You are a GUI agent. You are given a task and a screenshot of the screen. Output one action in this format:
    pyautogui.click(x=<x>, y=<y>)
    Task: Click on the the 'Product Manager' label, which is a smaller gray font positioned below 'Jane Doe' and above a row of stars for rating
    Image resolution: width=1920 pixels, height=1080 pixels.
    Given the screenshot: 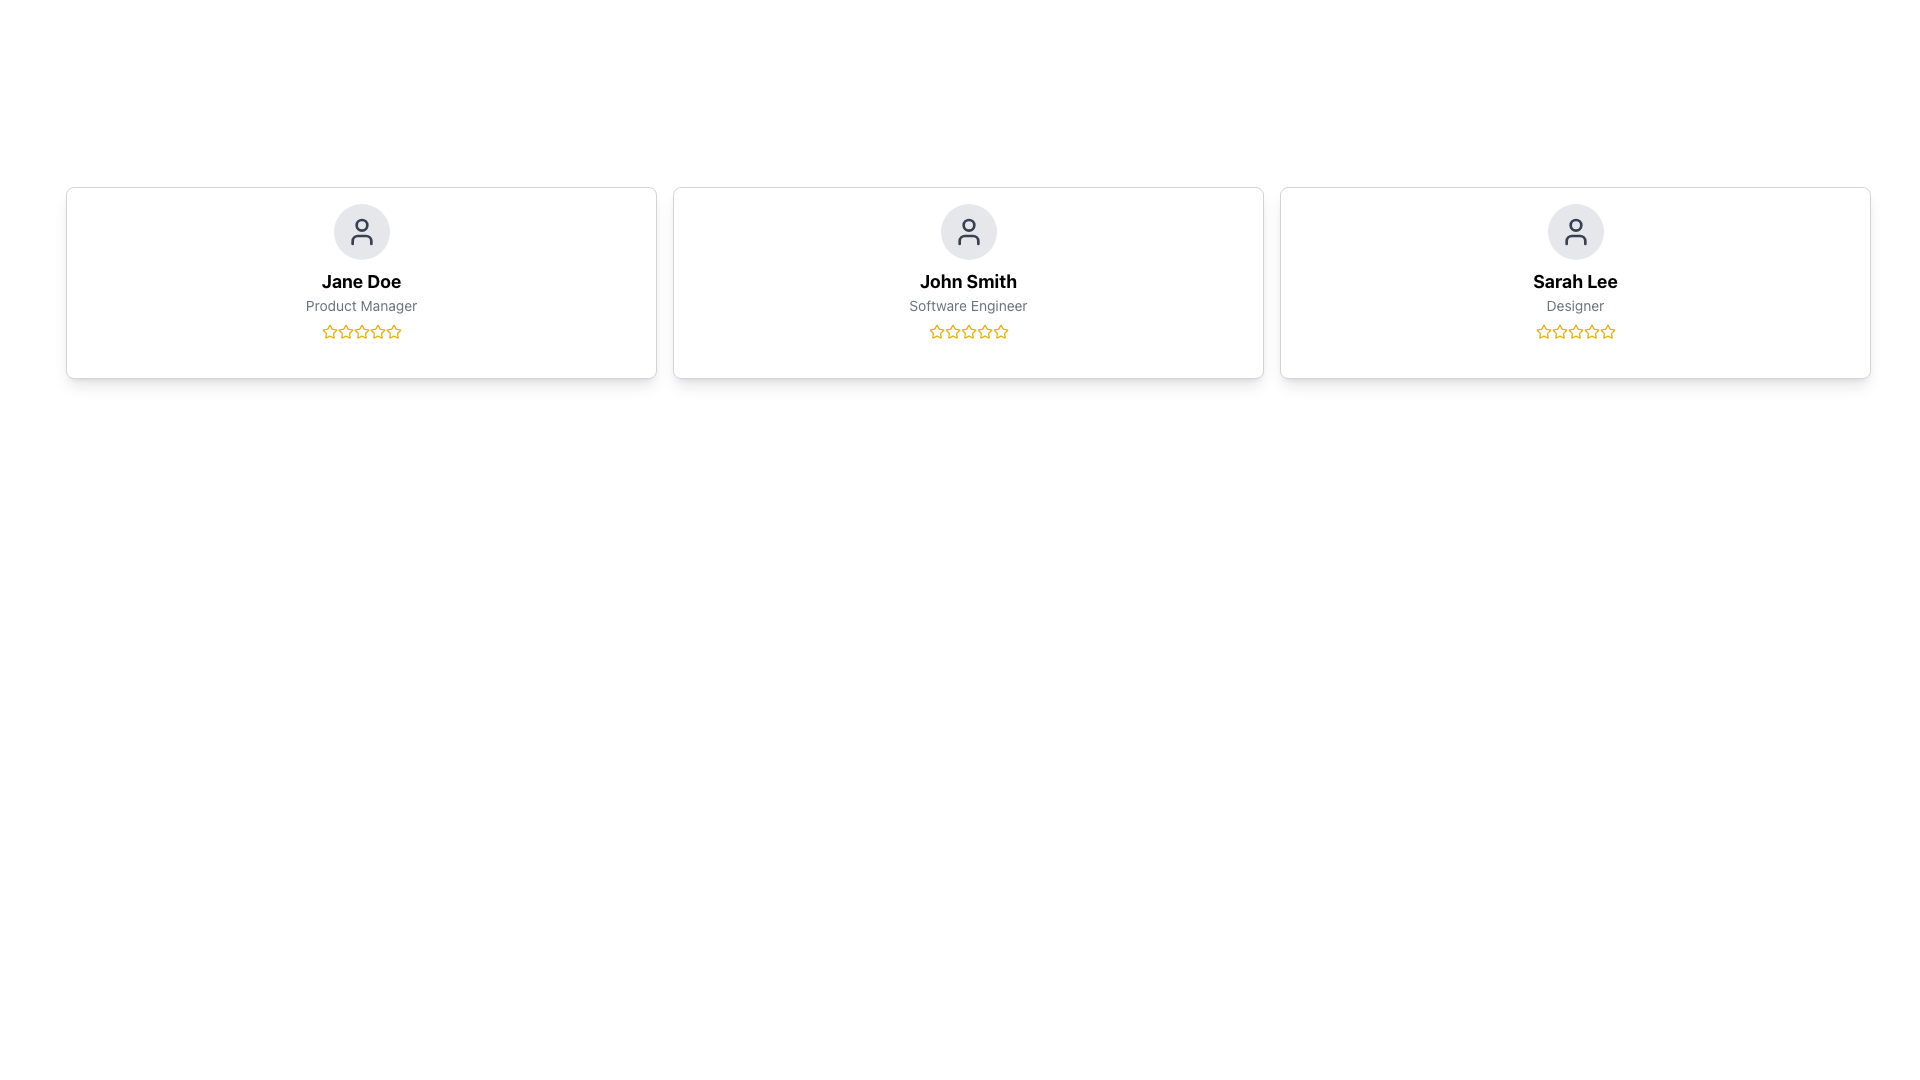 What is the action you would take?
    pyautogui.click(x=361, y=305)
    